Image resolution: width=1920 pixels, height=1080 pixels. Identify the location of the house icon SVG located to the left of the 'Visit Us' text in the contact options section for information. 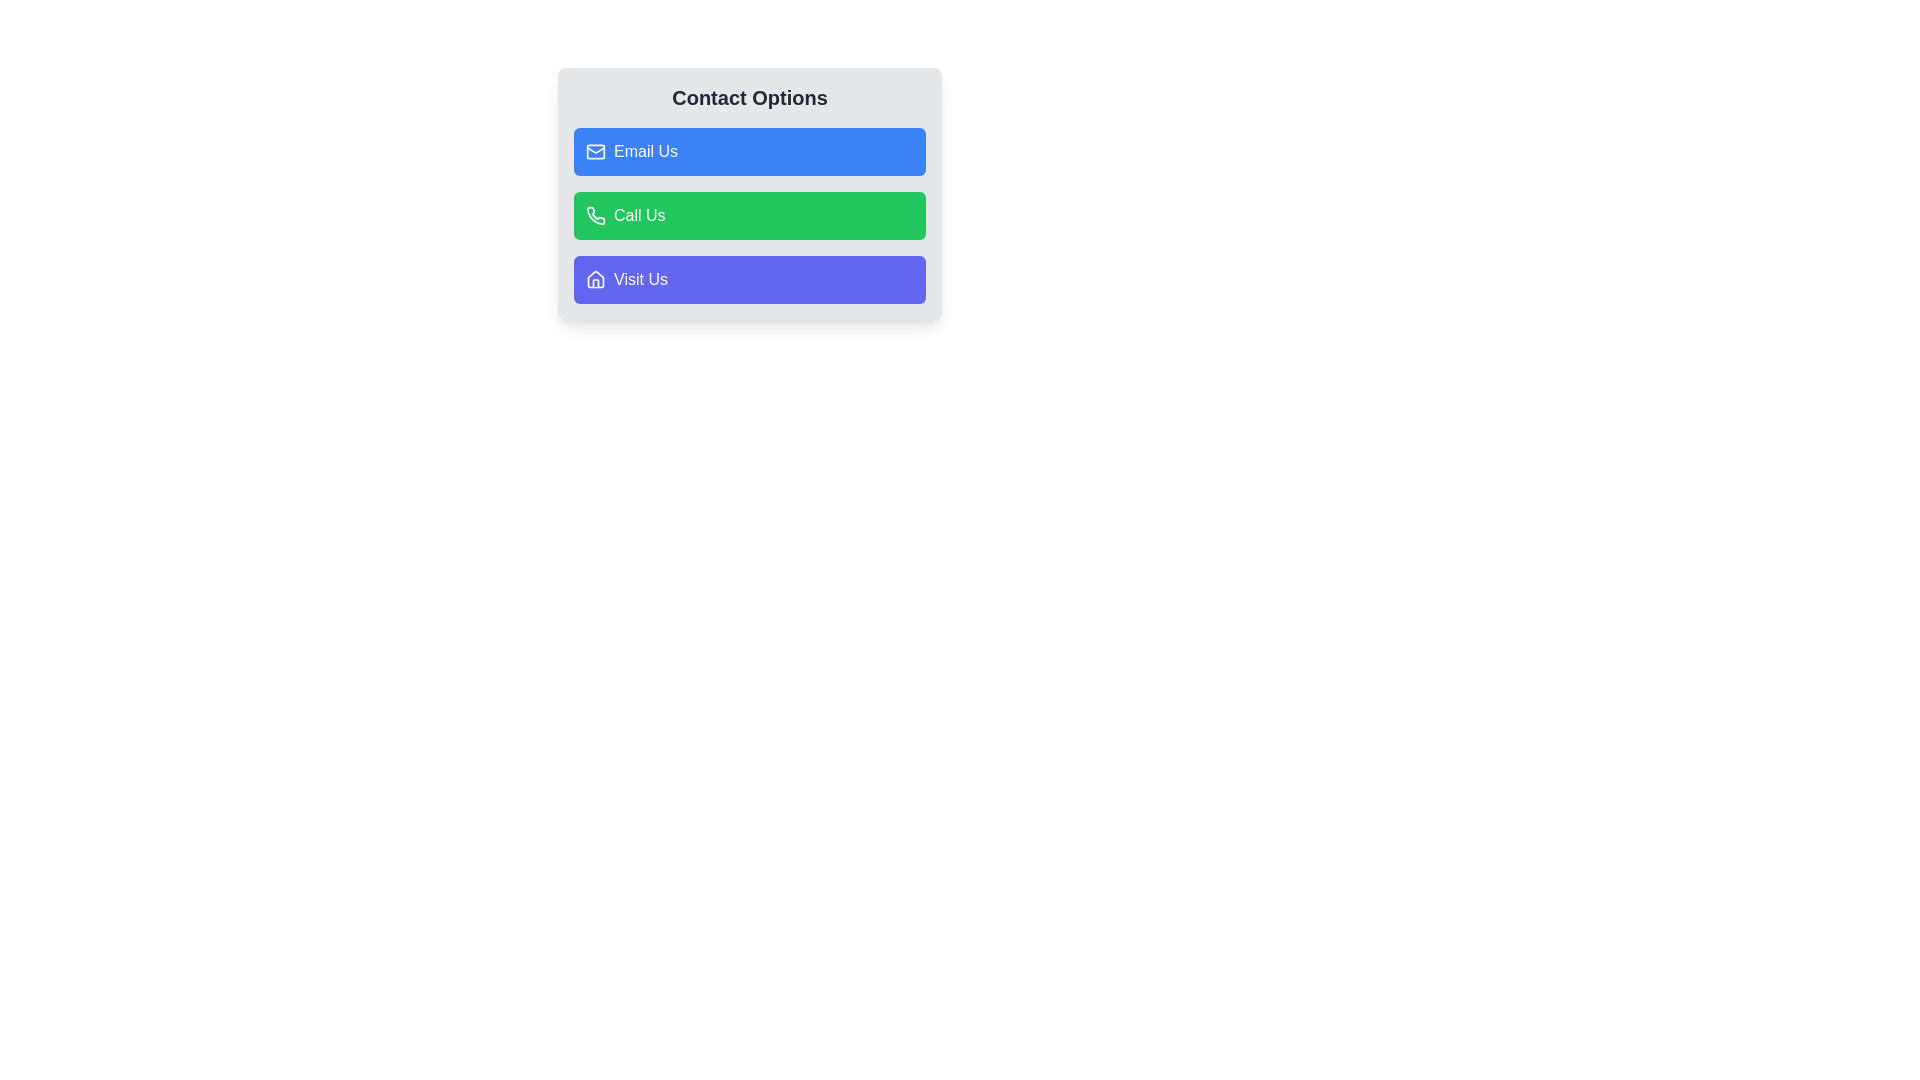
(594, 280).